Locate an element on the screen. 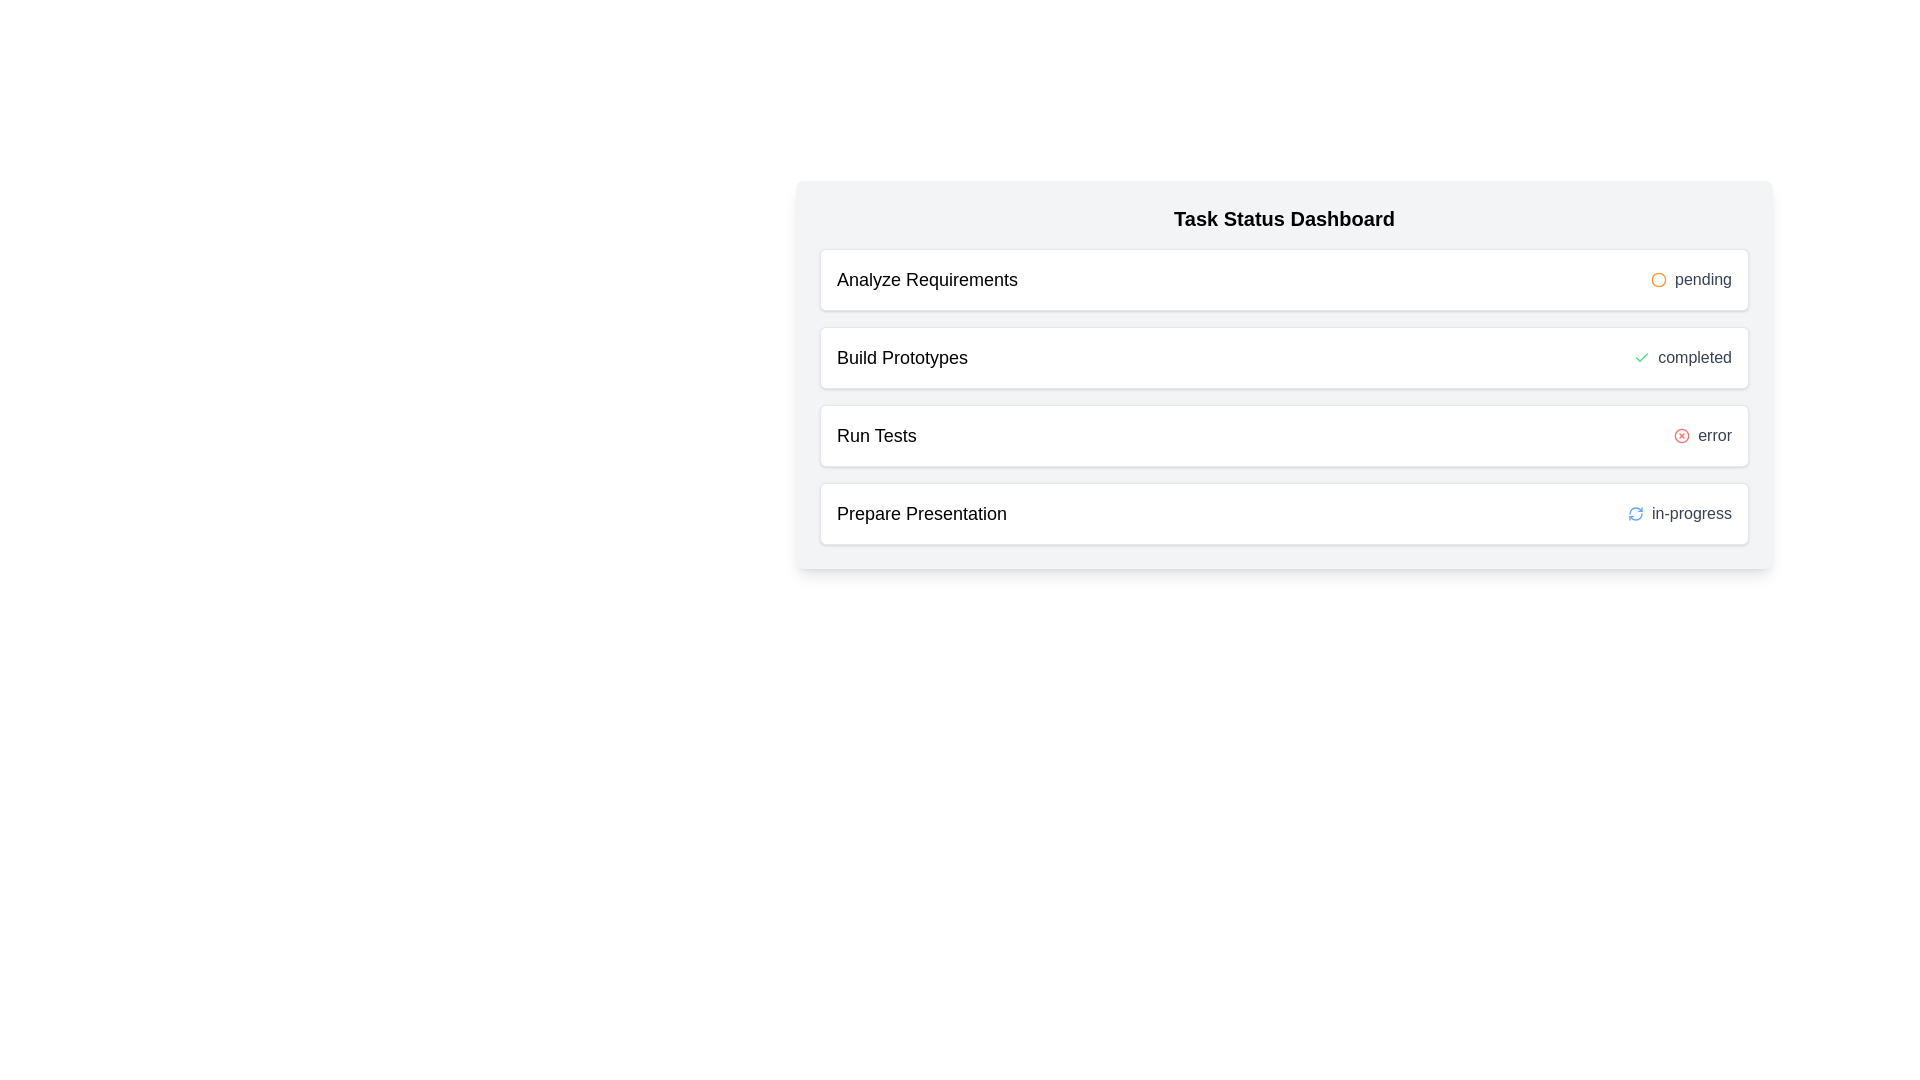  the small green checkmark icon representing confirmation or success, located to the left of the 'completed' label in the 'Build Prototypes' row of the task status dashboard is located at coordinates (1642, 357).